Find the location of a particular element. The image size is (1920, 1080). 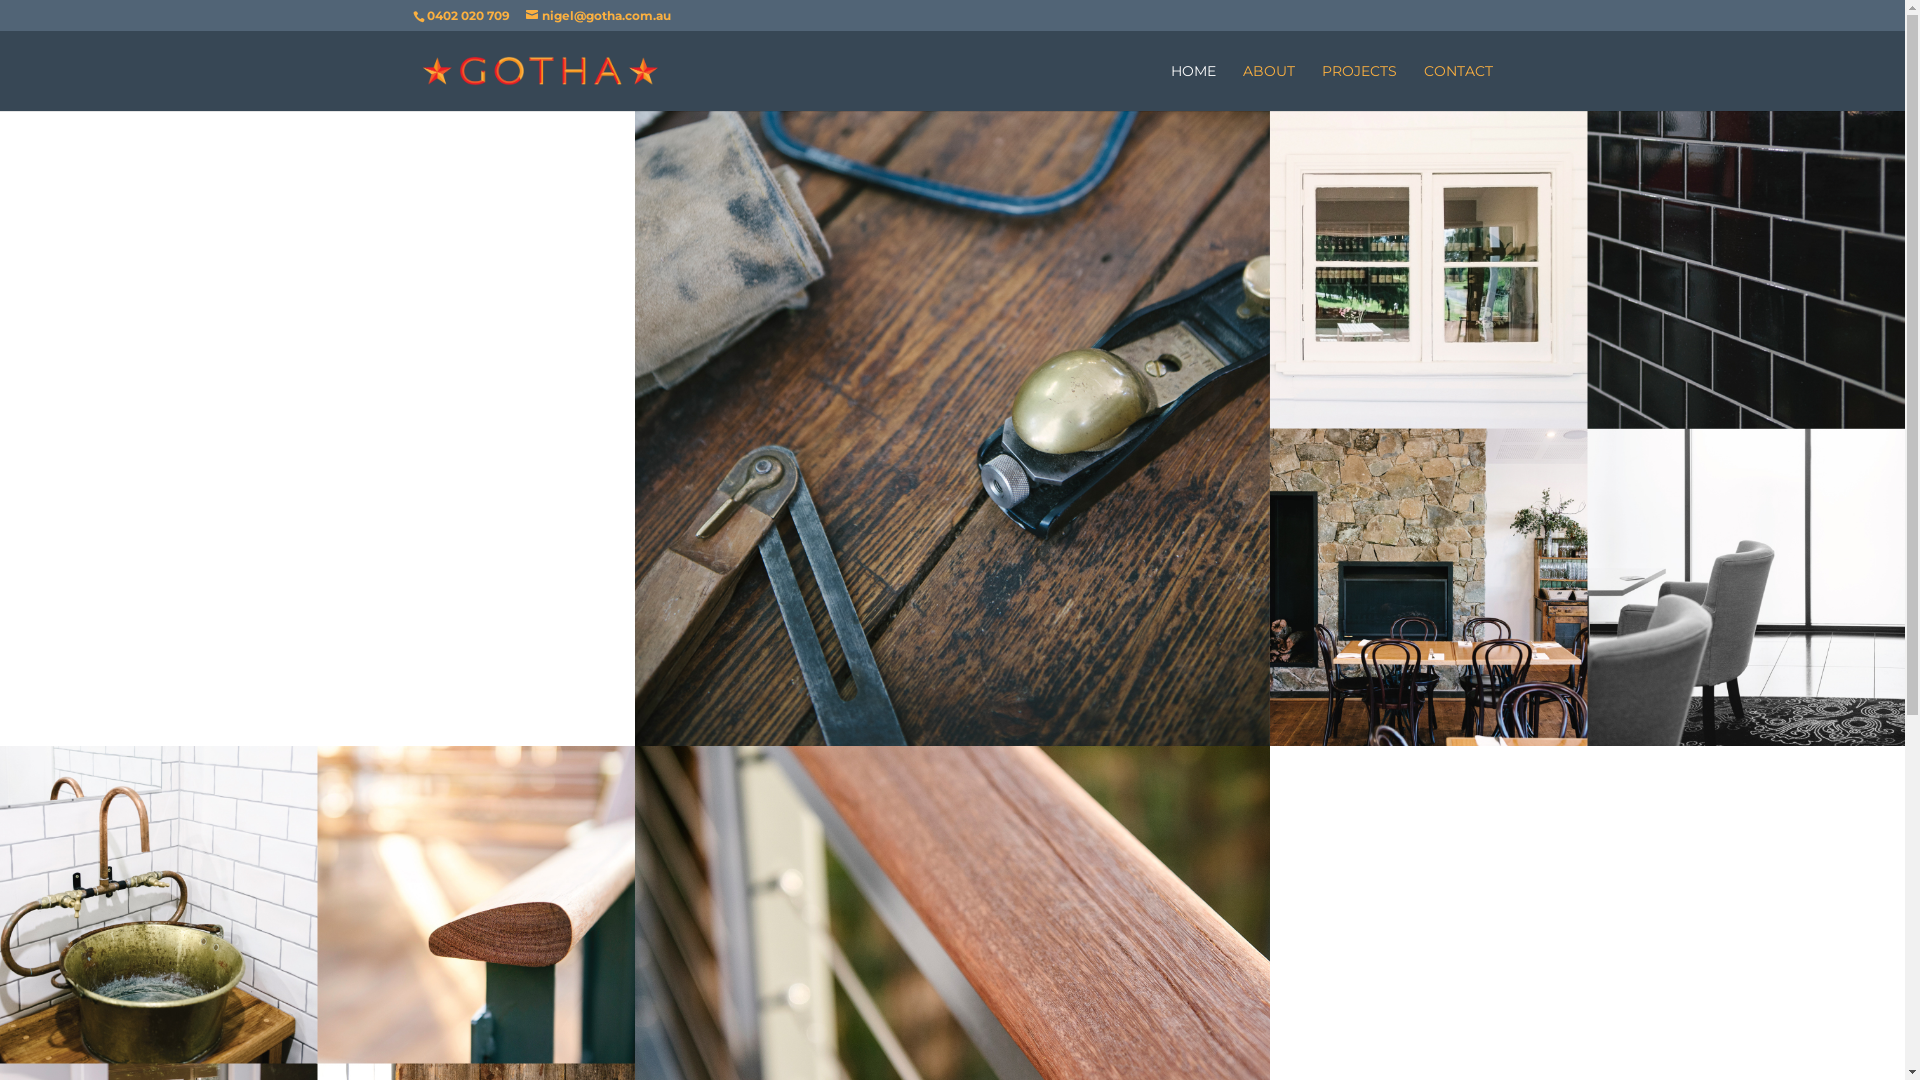

'PROJECTS' is located at coordinates (1359, 86).